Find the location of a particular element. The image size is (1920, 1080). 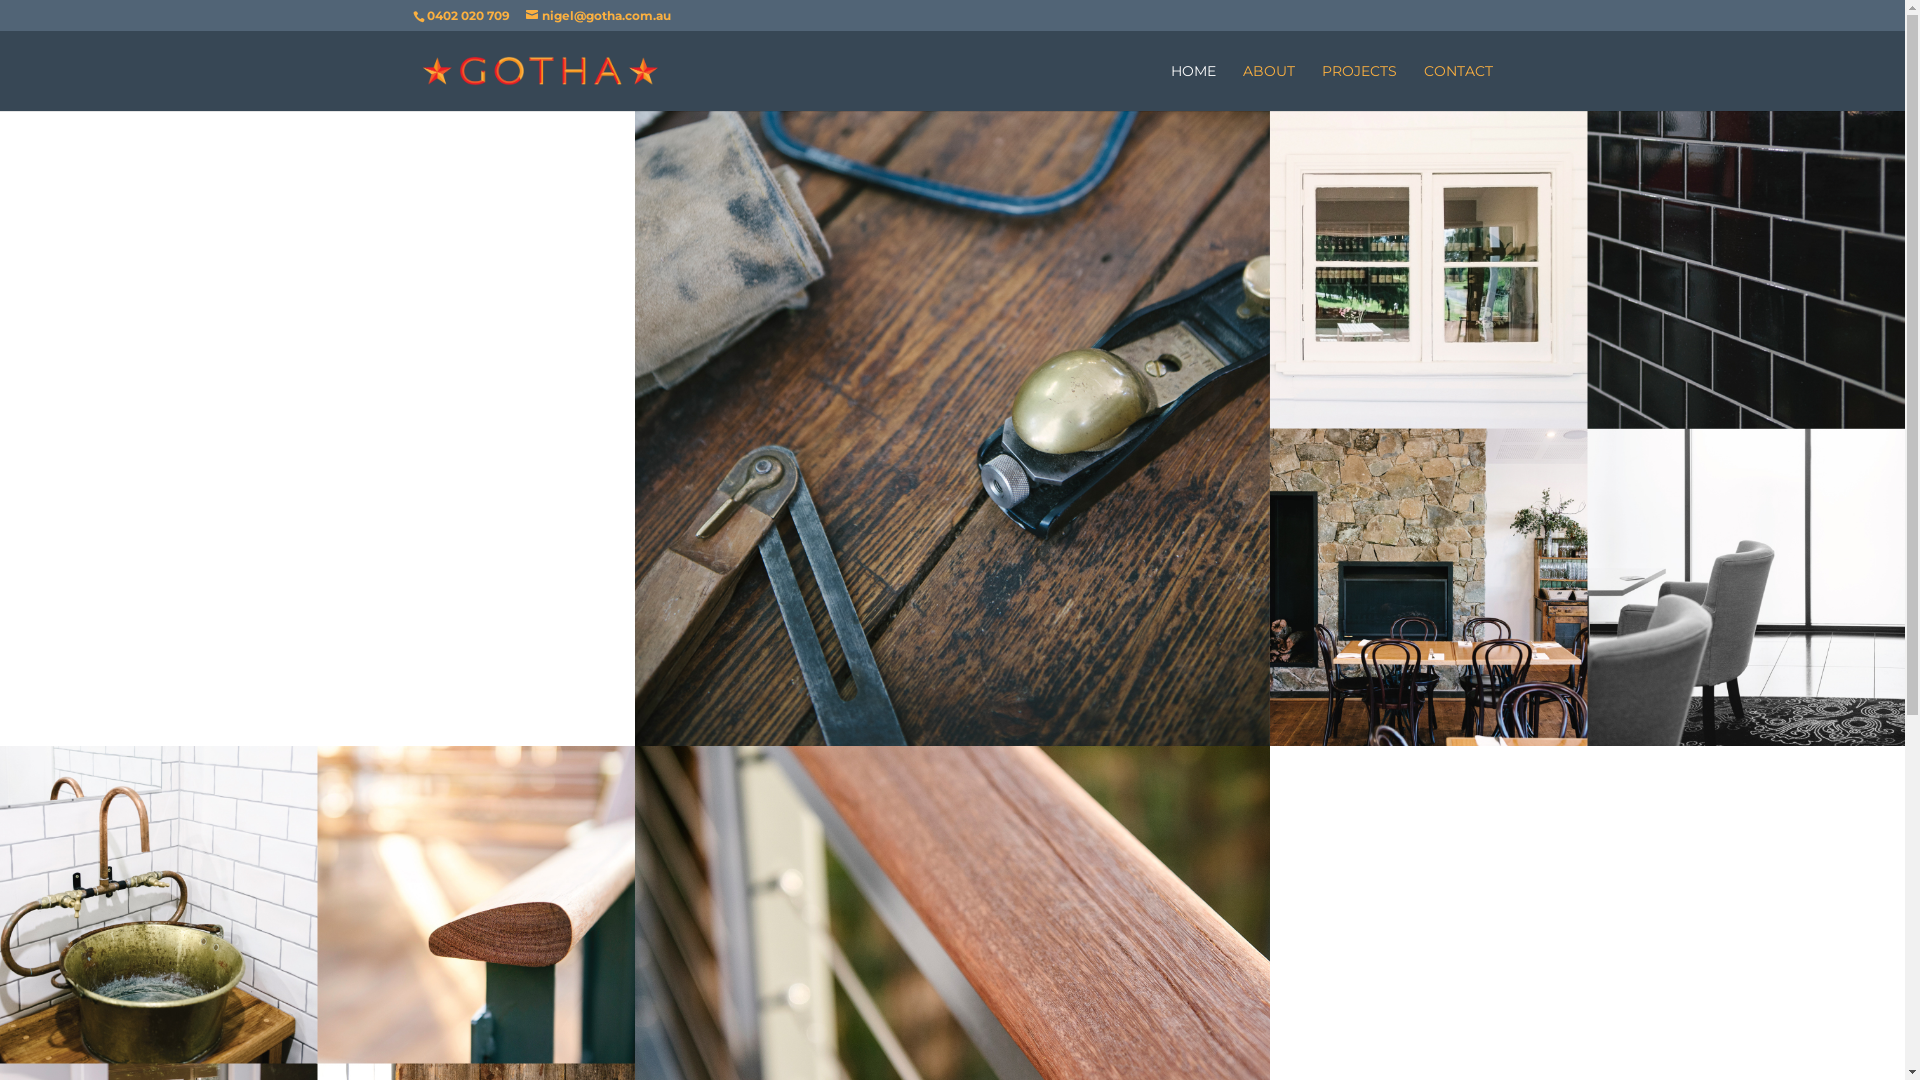

'PROJECTS' is located at coordinates (1359, 86).